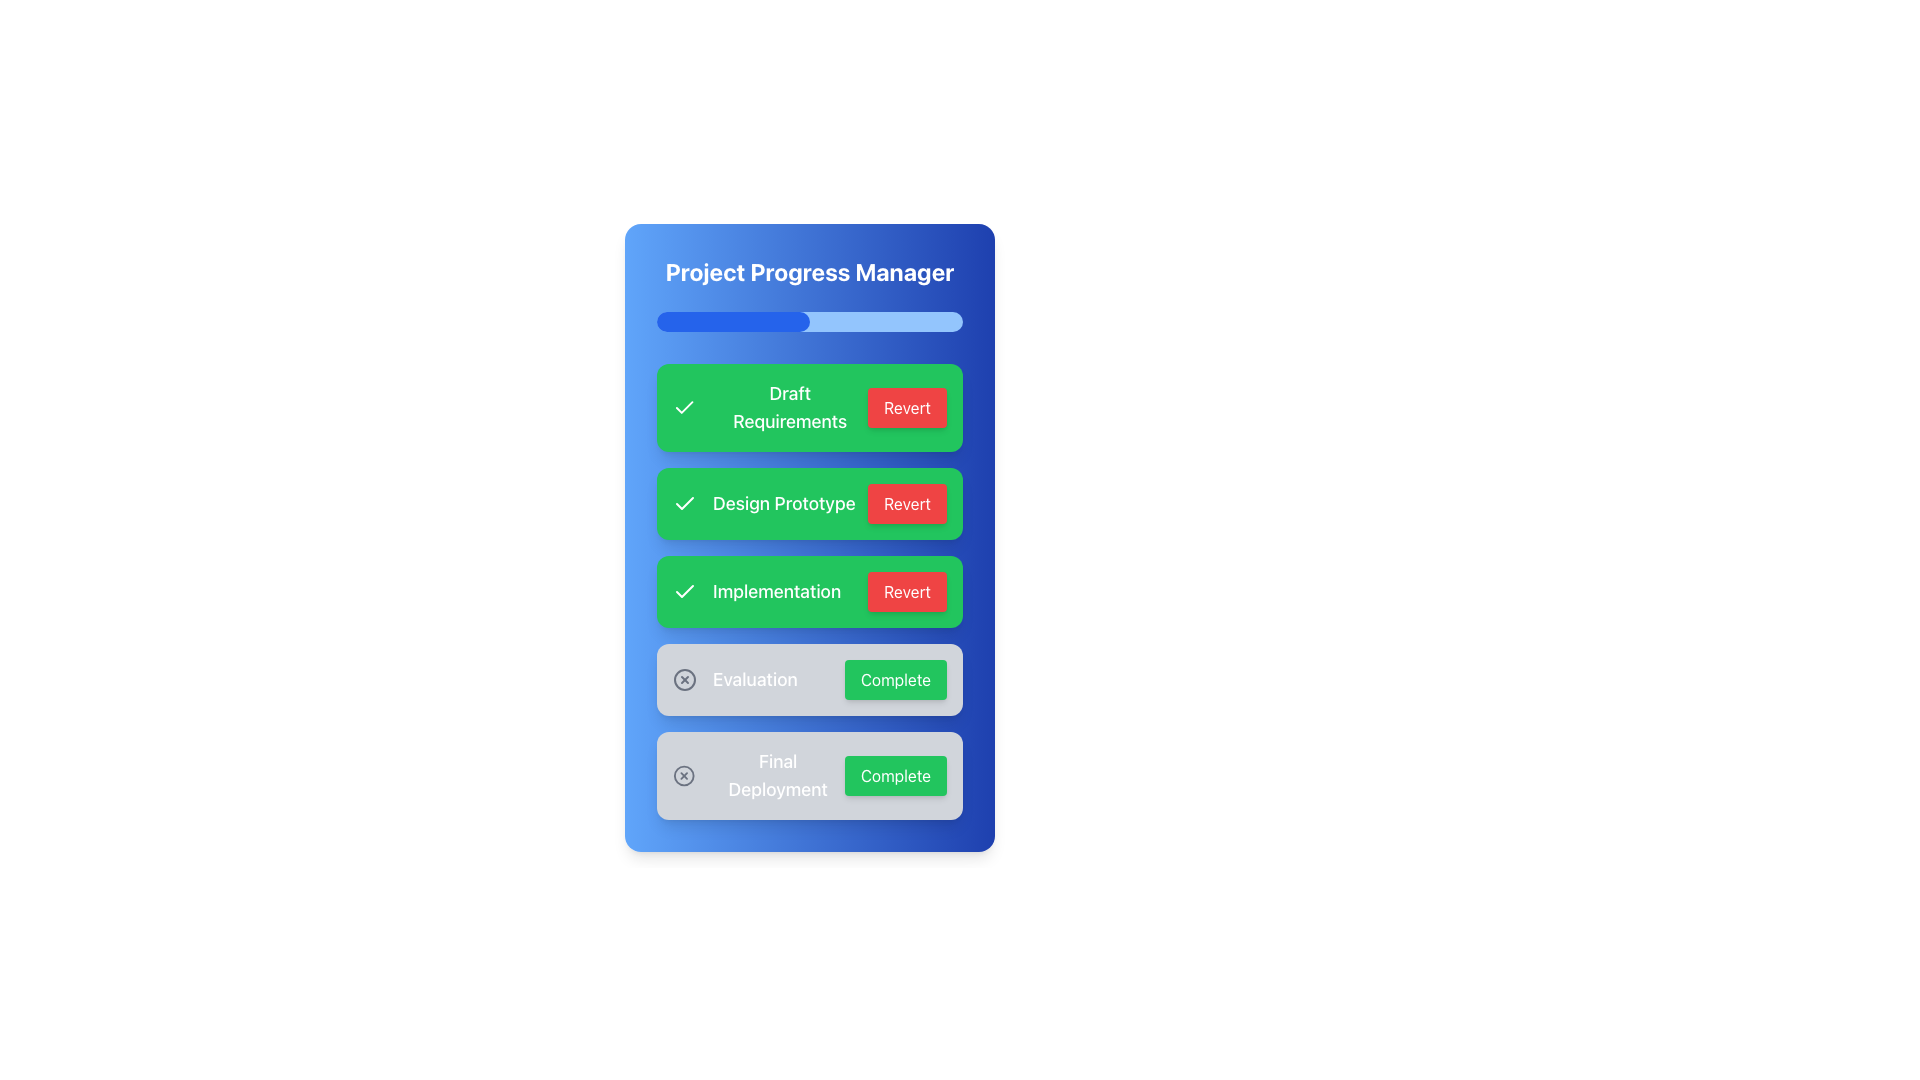 The image size is (1920, 1080). What do you see at coordinates (685, 590) in the screenshot?
I see `the icon button located on the left side of the 'Implementation' label` at bounding box center [685, 590].